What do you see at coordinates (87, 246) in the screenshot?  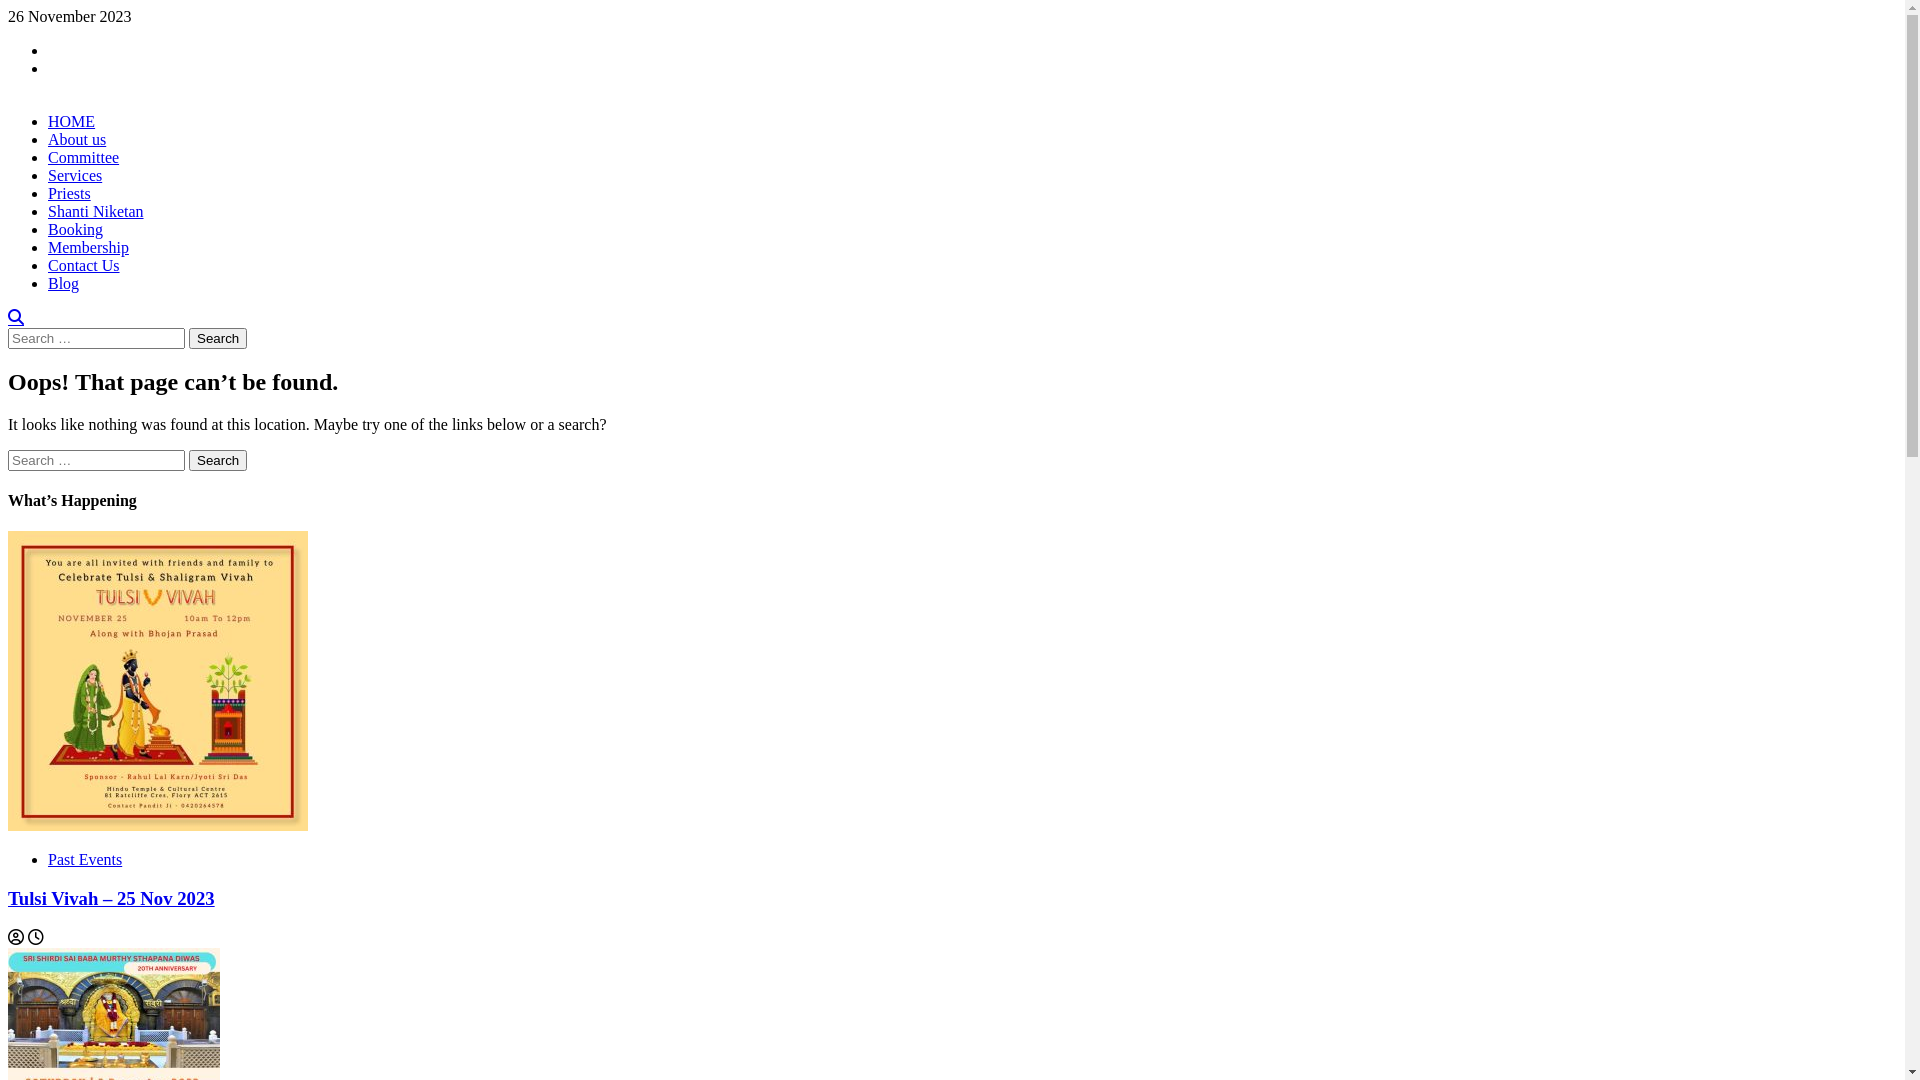 I see `'Membership'` at bounding box center [87, 246].